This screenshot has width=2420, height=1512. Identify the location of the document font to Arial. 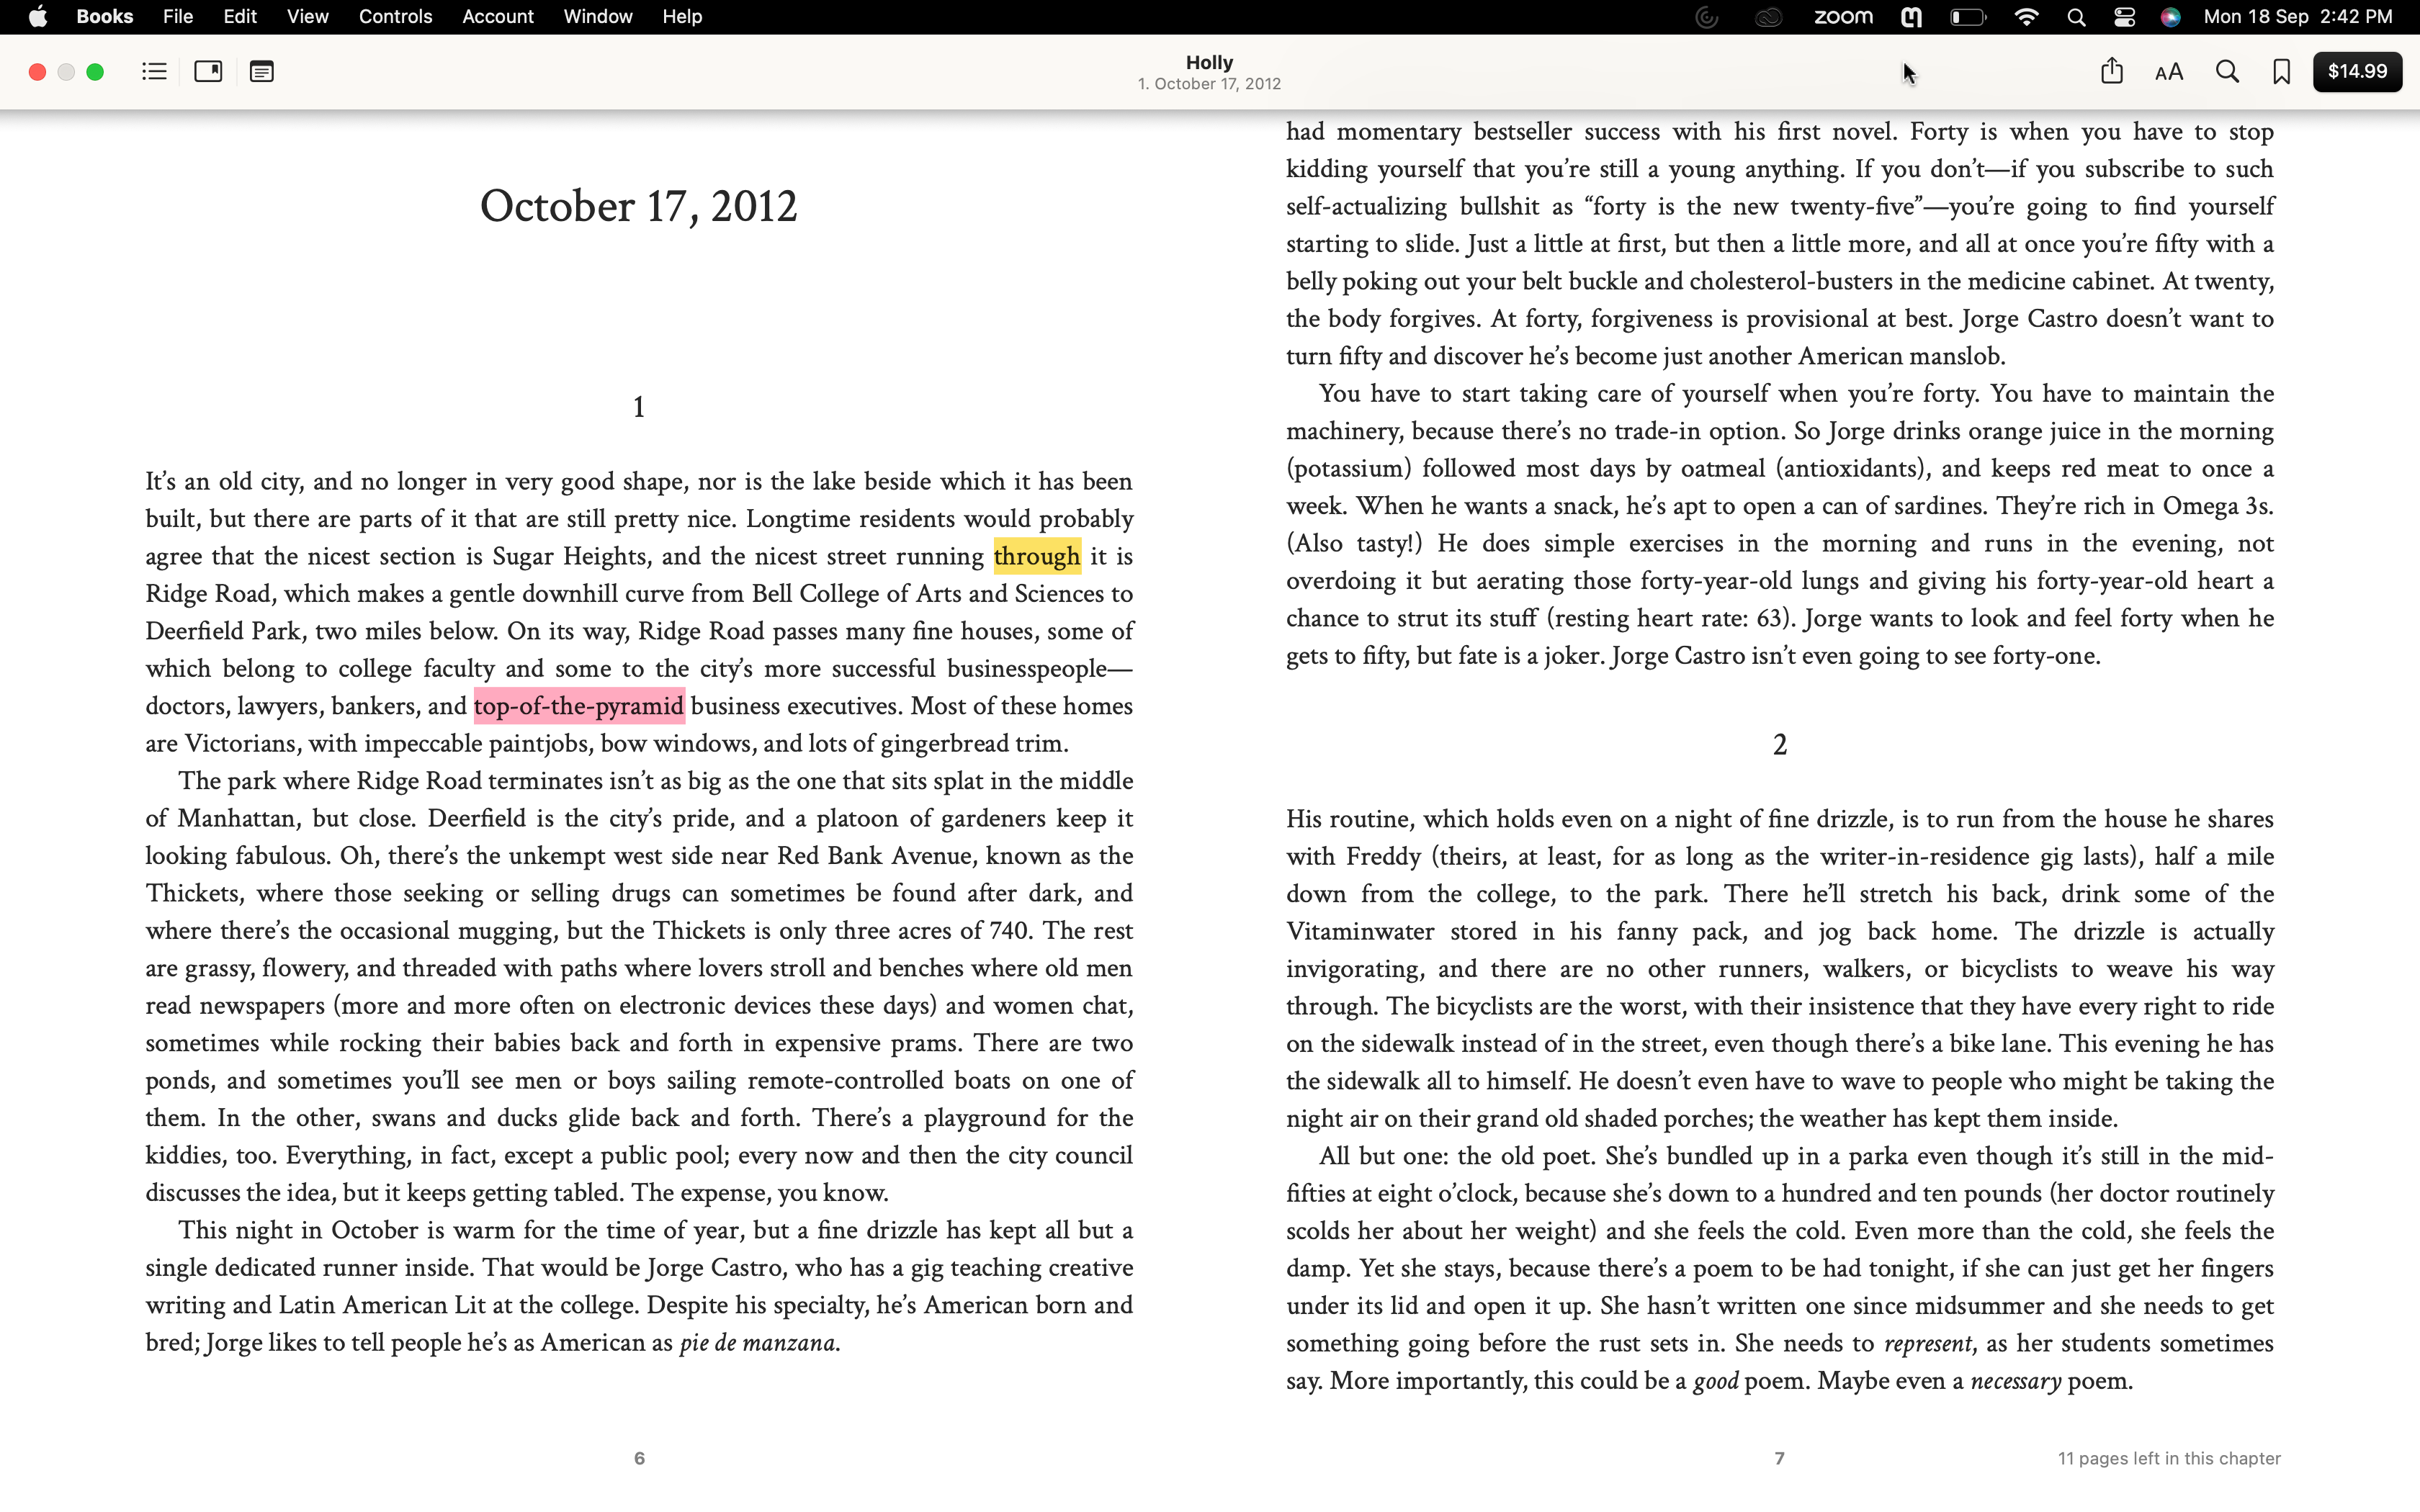
(2167, 73).